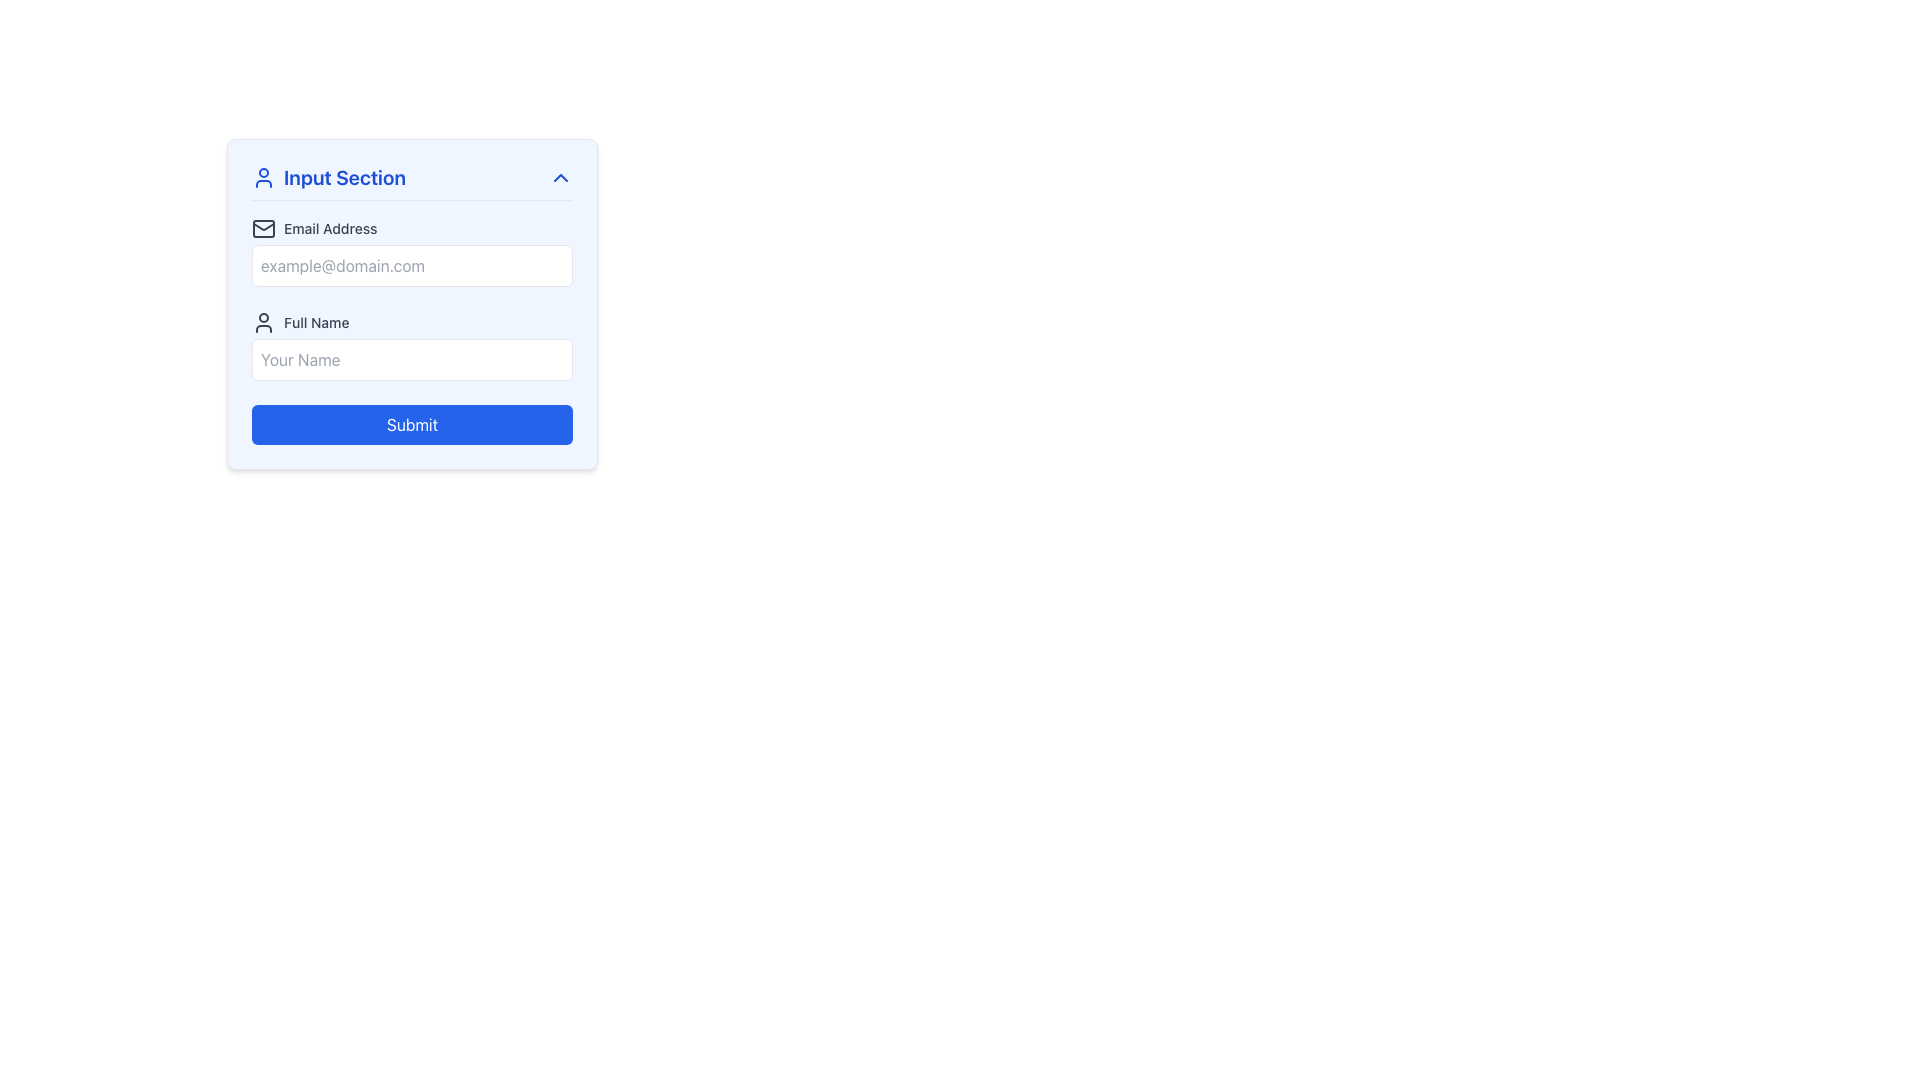 The height and width of the screenshot is (1080, 1920). I want to click on the 'Submit' button, a rectangular blue button with rounded corners and white text, located at the bottom of the form, so click(411, 423).